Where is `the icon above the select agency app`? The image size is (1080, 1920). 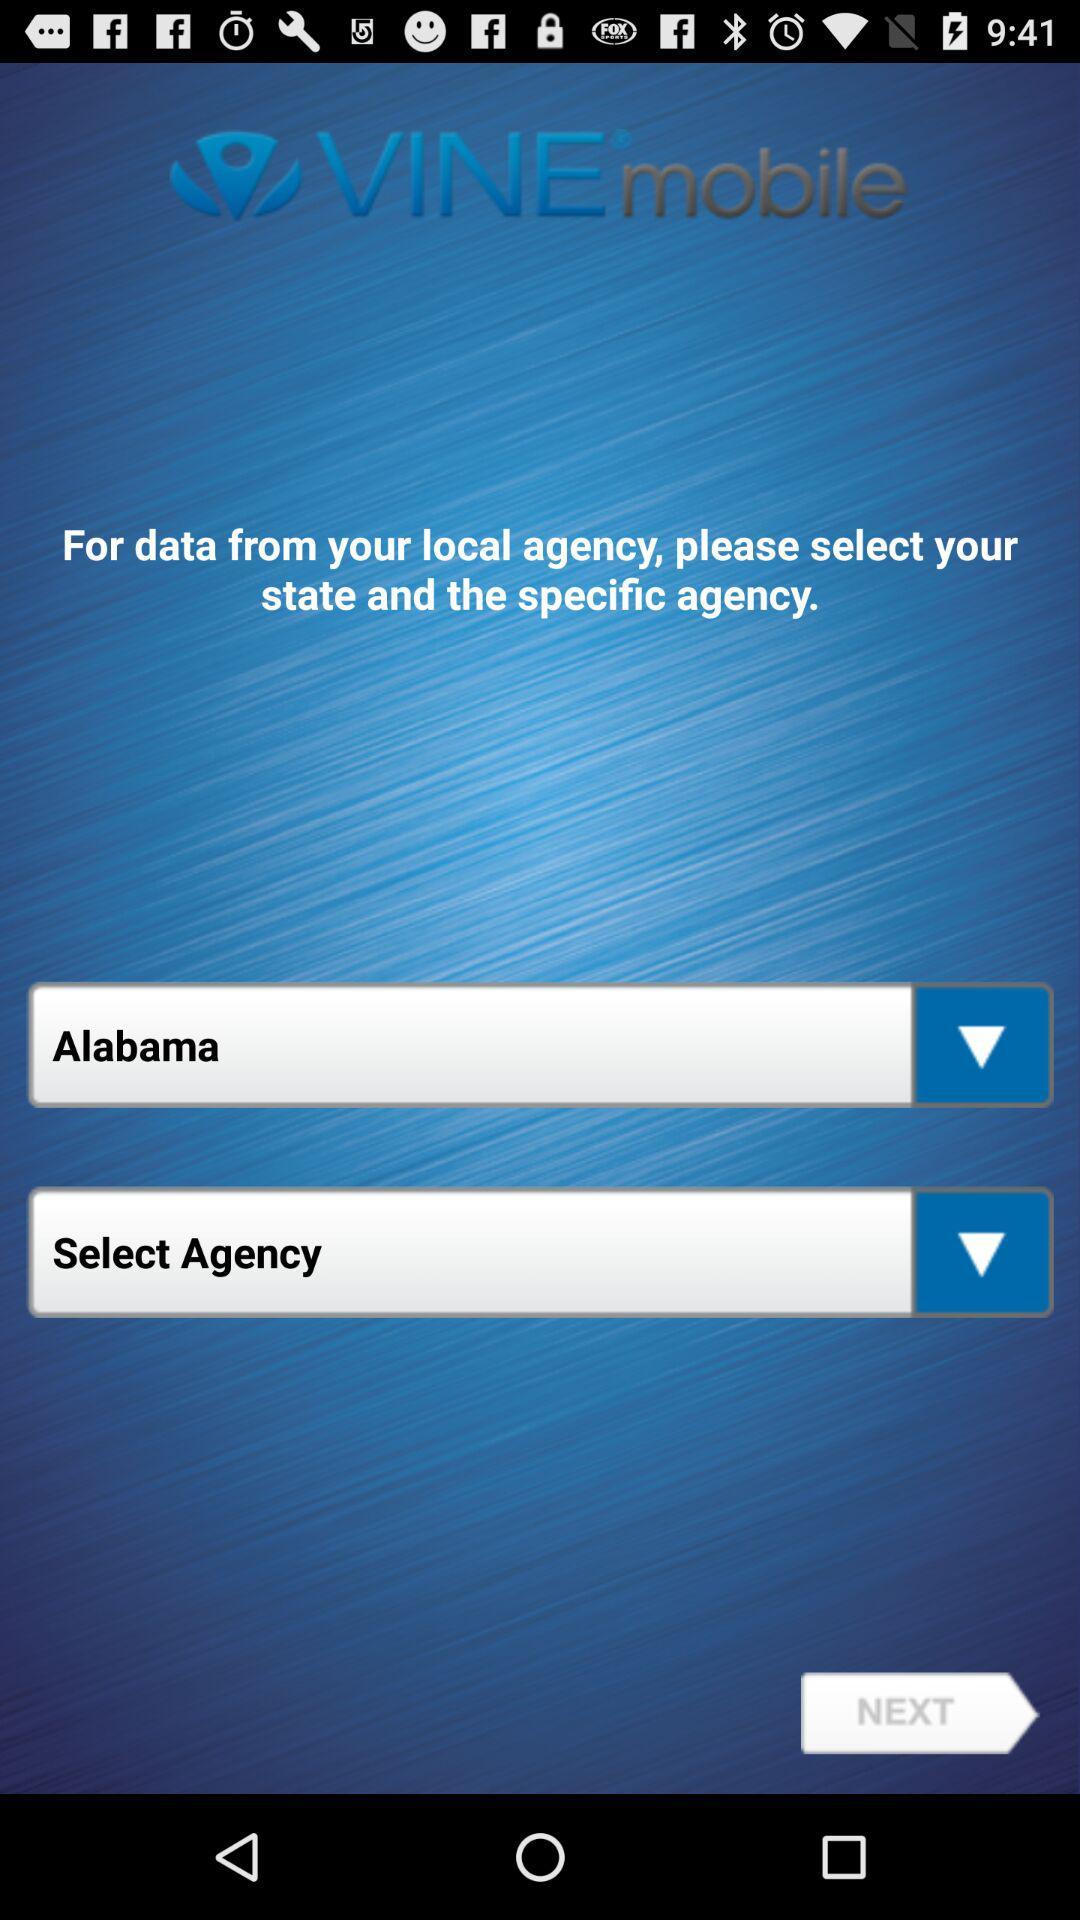 the icon above the select agency app is located at coordinates (540, 1043).